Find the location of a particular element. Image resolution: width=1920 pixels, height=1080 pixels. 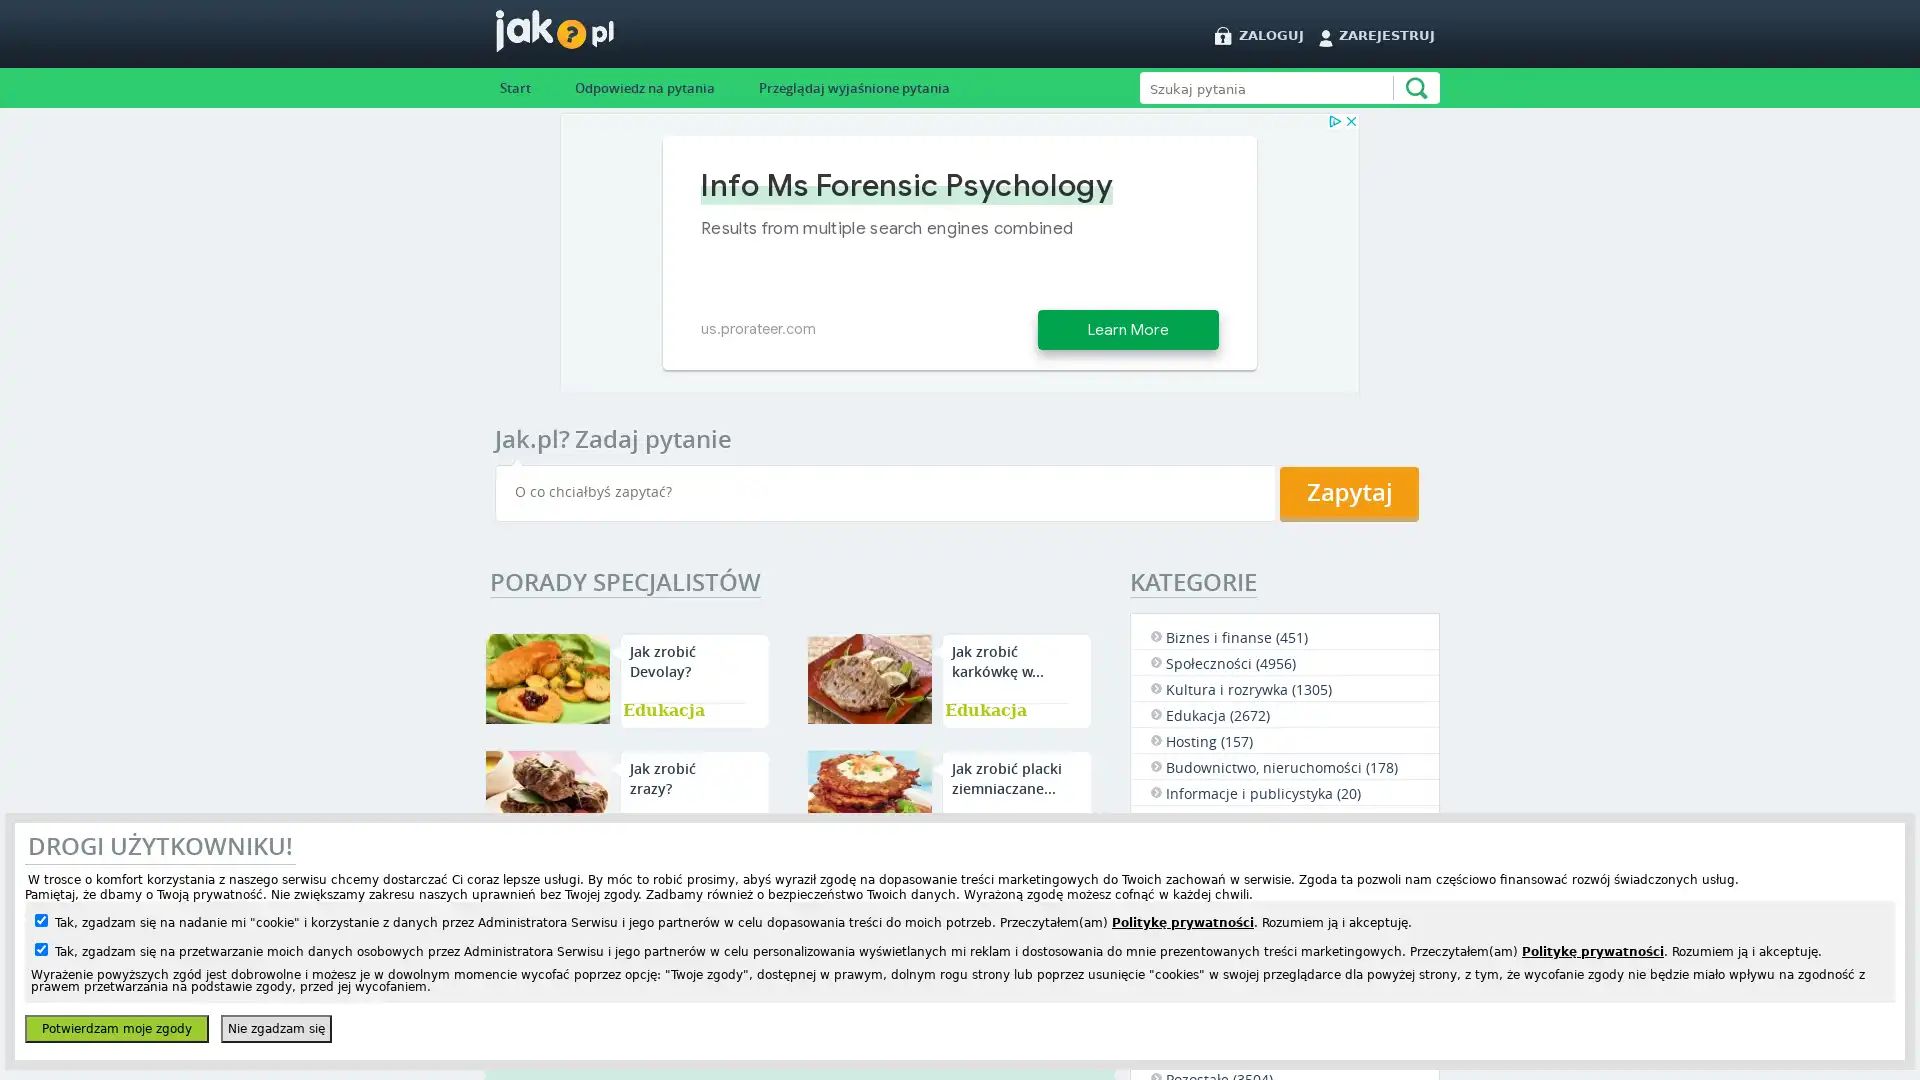

Nie zgadzam sie is located at coordinates (275, 1029).